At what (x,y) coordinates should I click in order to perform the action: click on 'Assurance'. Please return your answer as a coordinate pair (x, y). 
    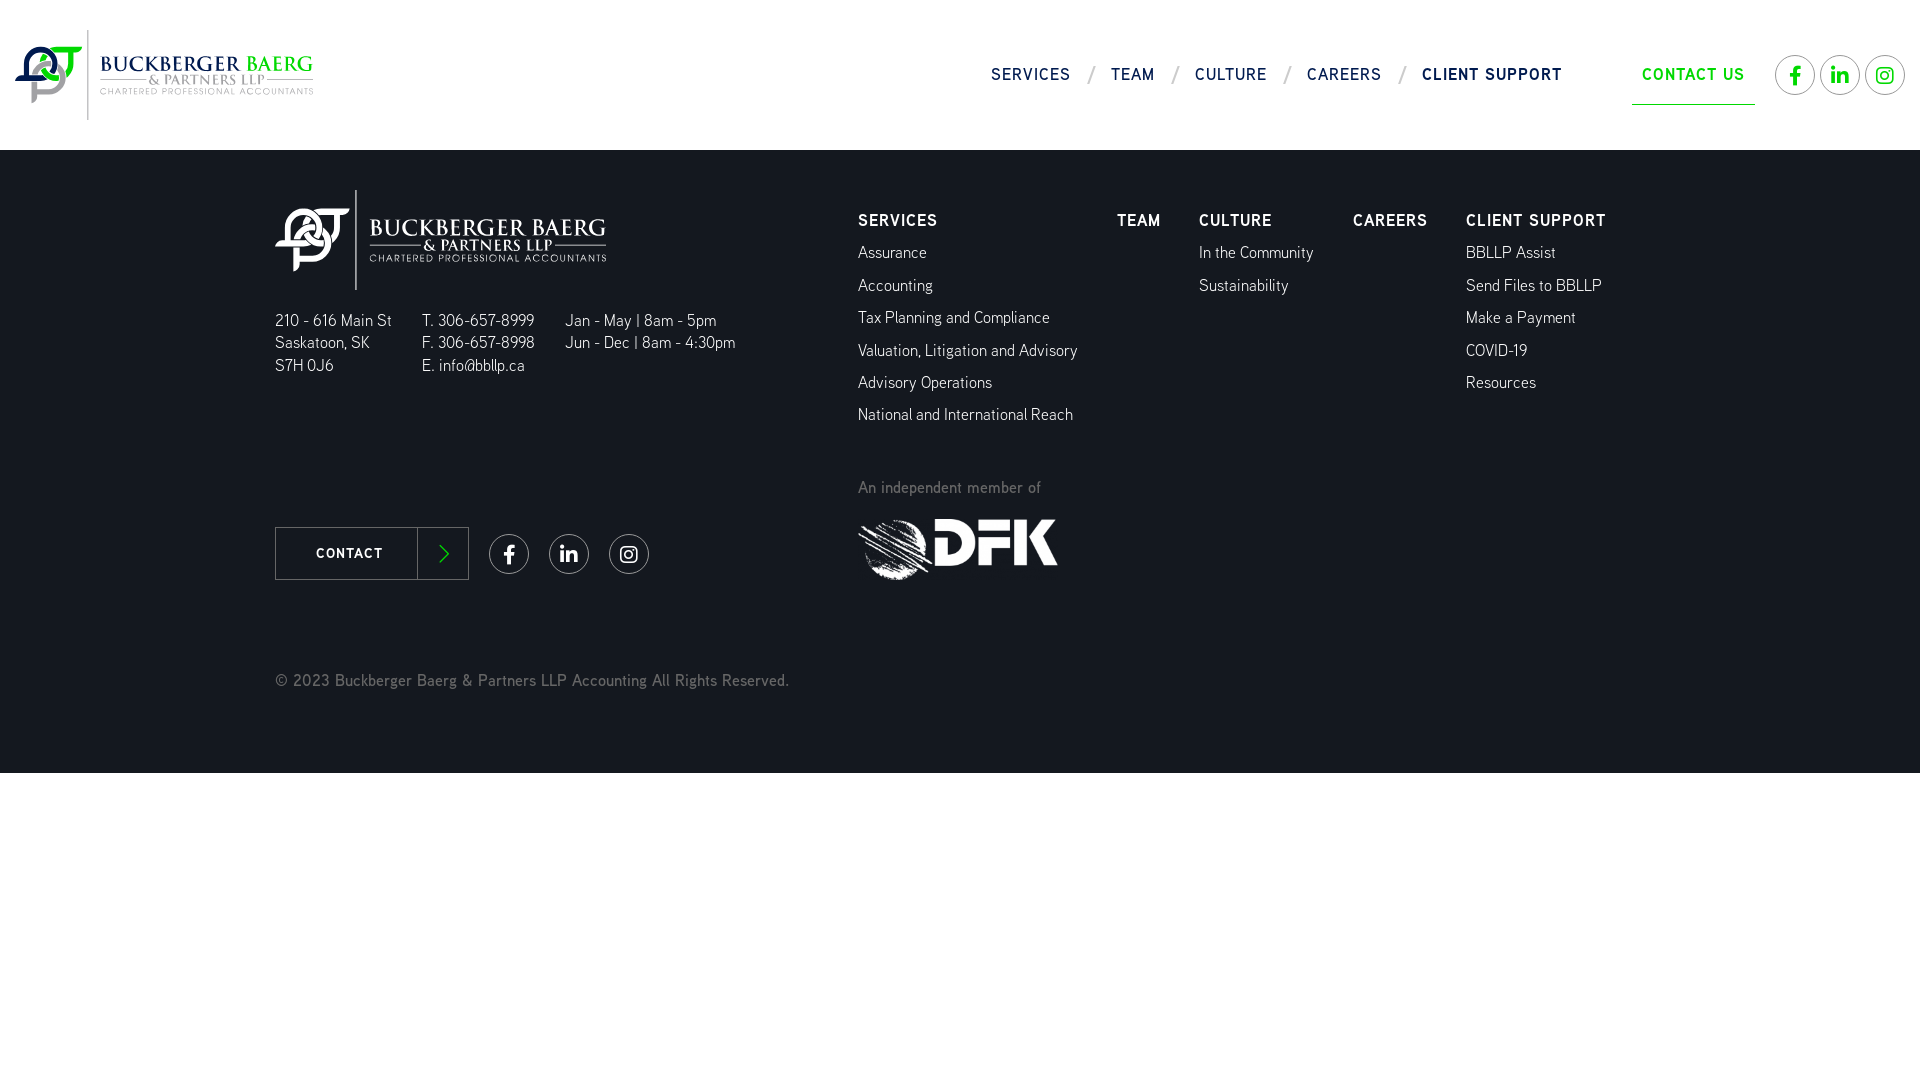
    Looking at the image, I should click on (891, 251).